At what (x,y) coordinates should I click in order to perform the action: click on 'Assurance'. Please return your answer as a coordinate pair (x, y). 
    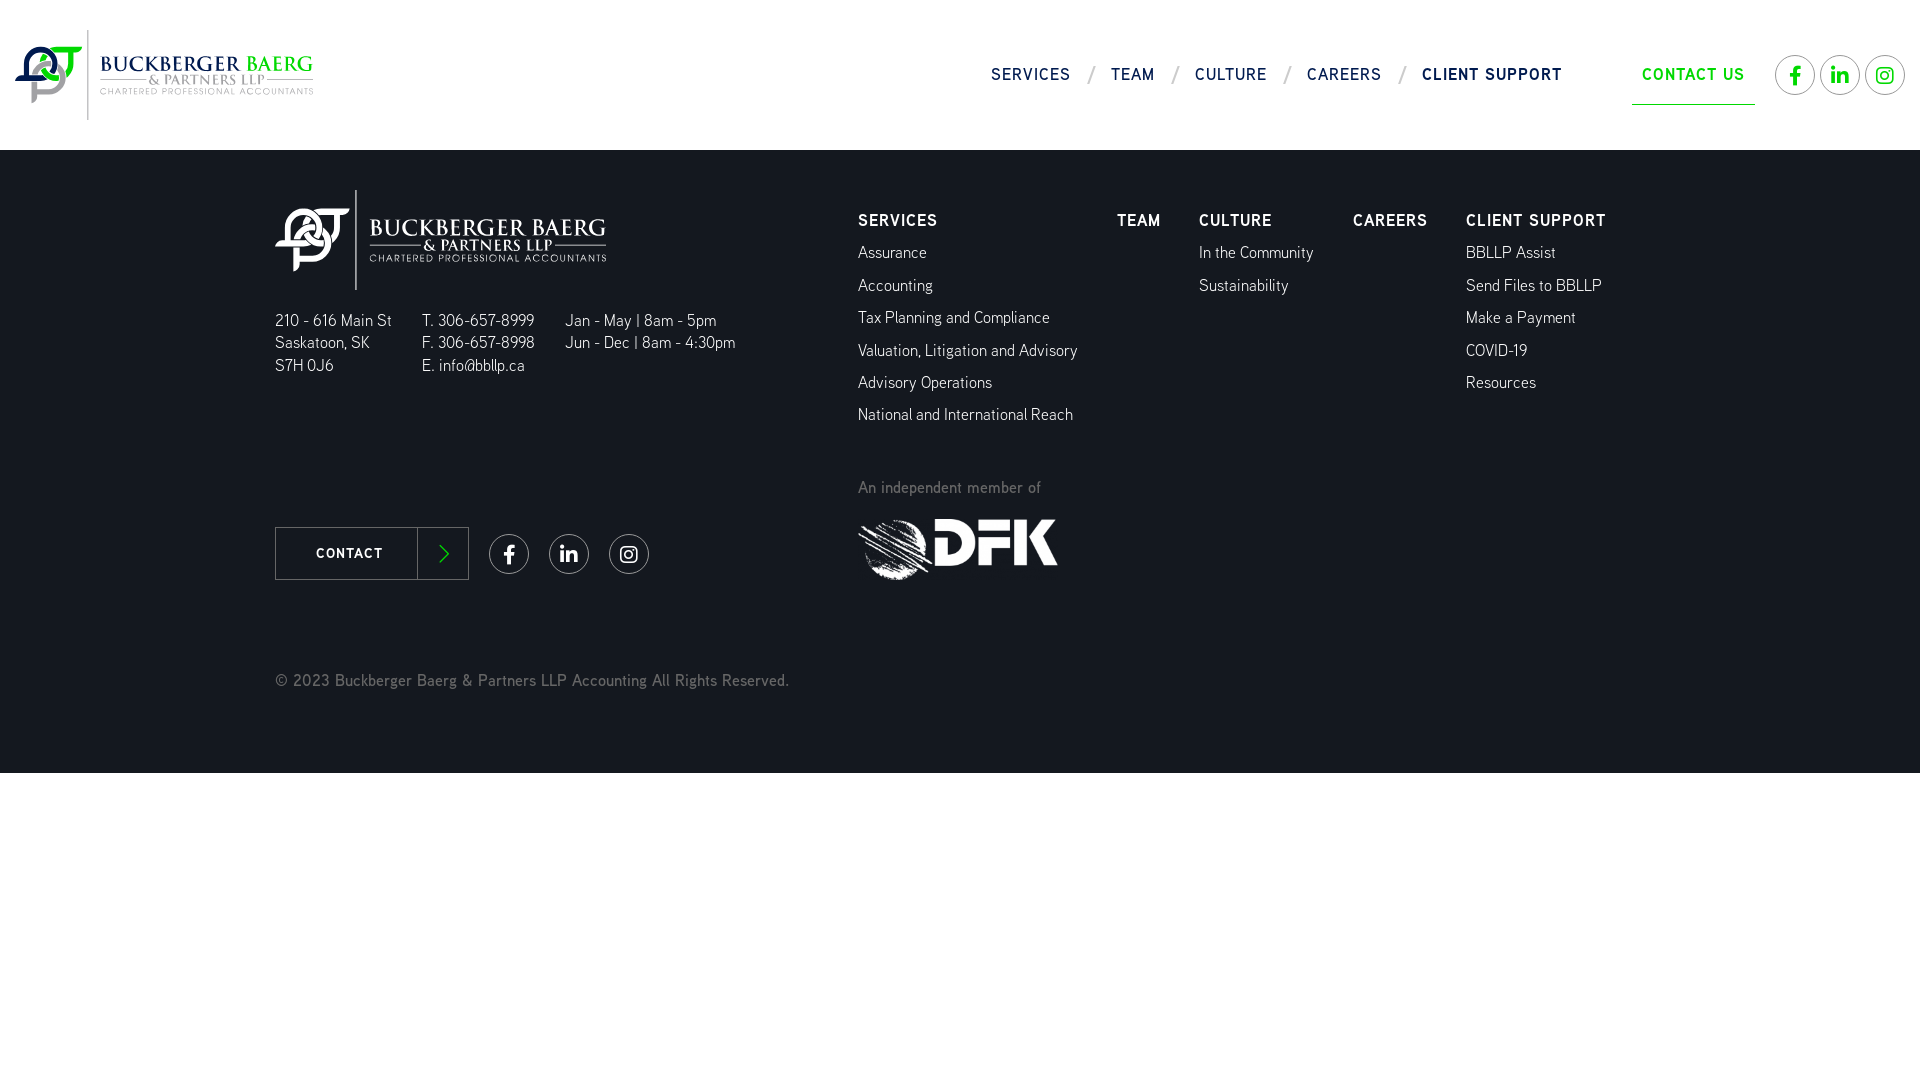
    Looking at the image, I should click on (891, 251).